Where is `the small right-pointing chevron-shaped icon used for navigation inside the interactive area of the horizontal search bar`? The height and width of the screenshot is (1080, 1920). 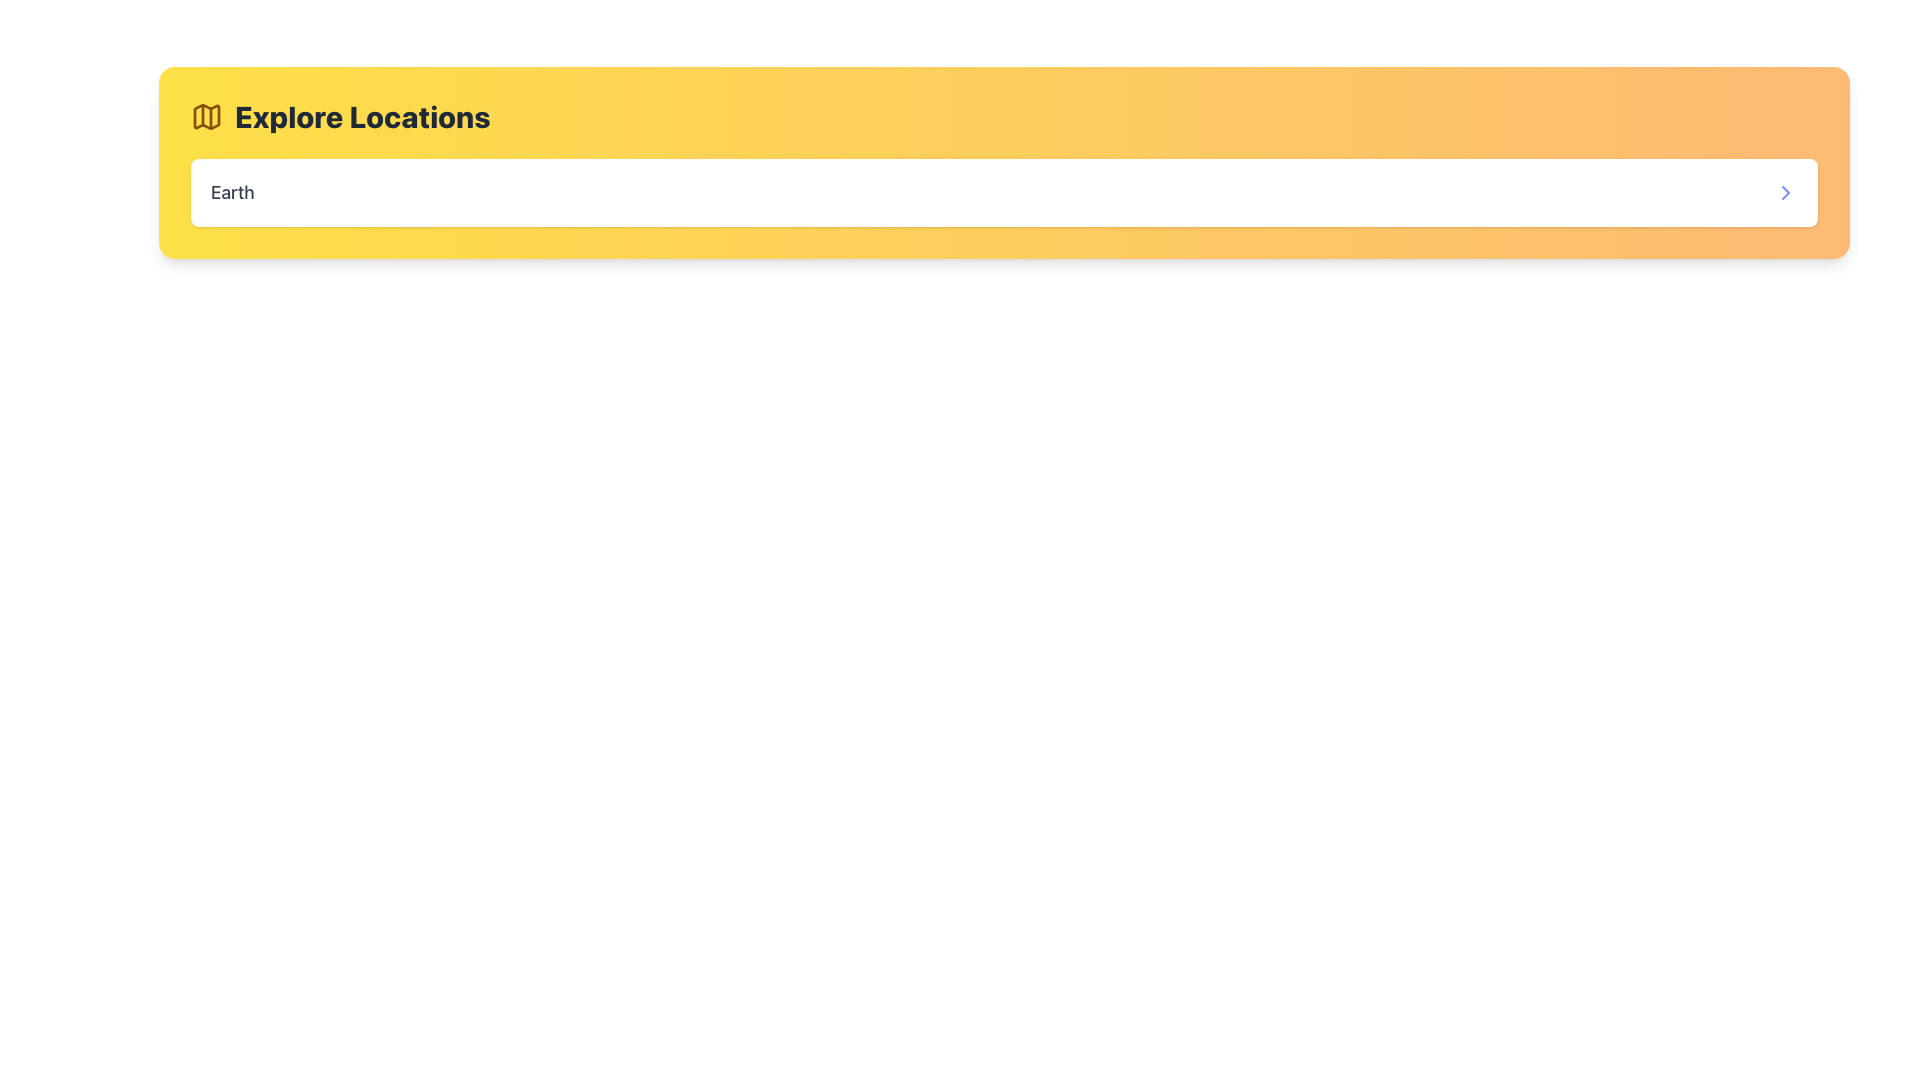 the small right-pointing chevron-shaped icon used for navigation inside the interactive area of the horizontal search bar is located at coordinates (1785, 192).